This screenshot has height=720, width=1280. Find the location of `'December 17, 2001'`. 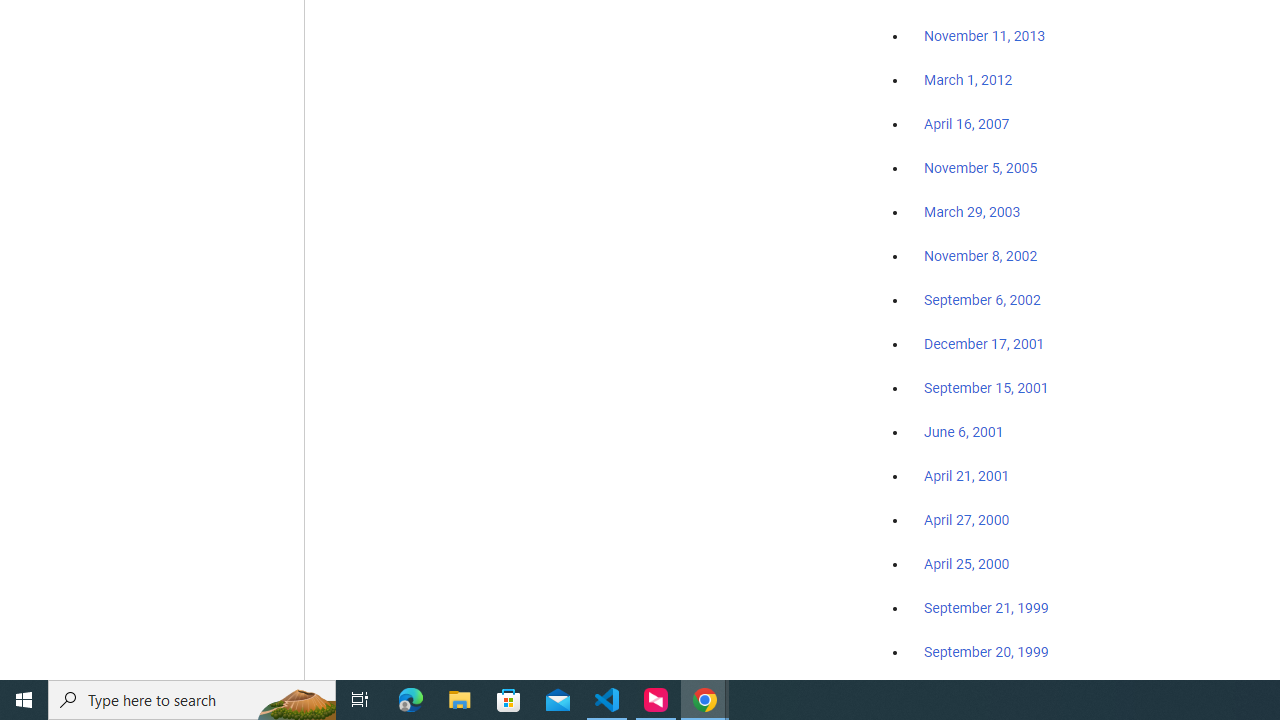

'December 17, 2001' is located at coordinates (984, 342).